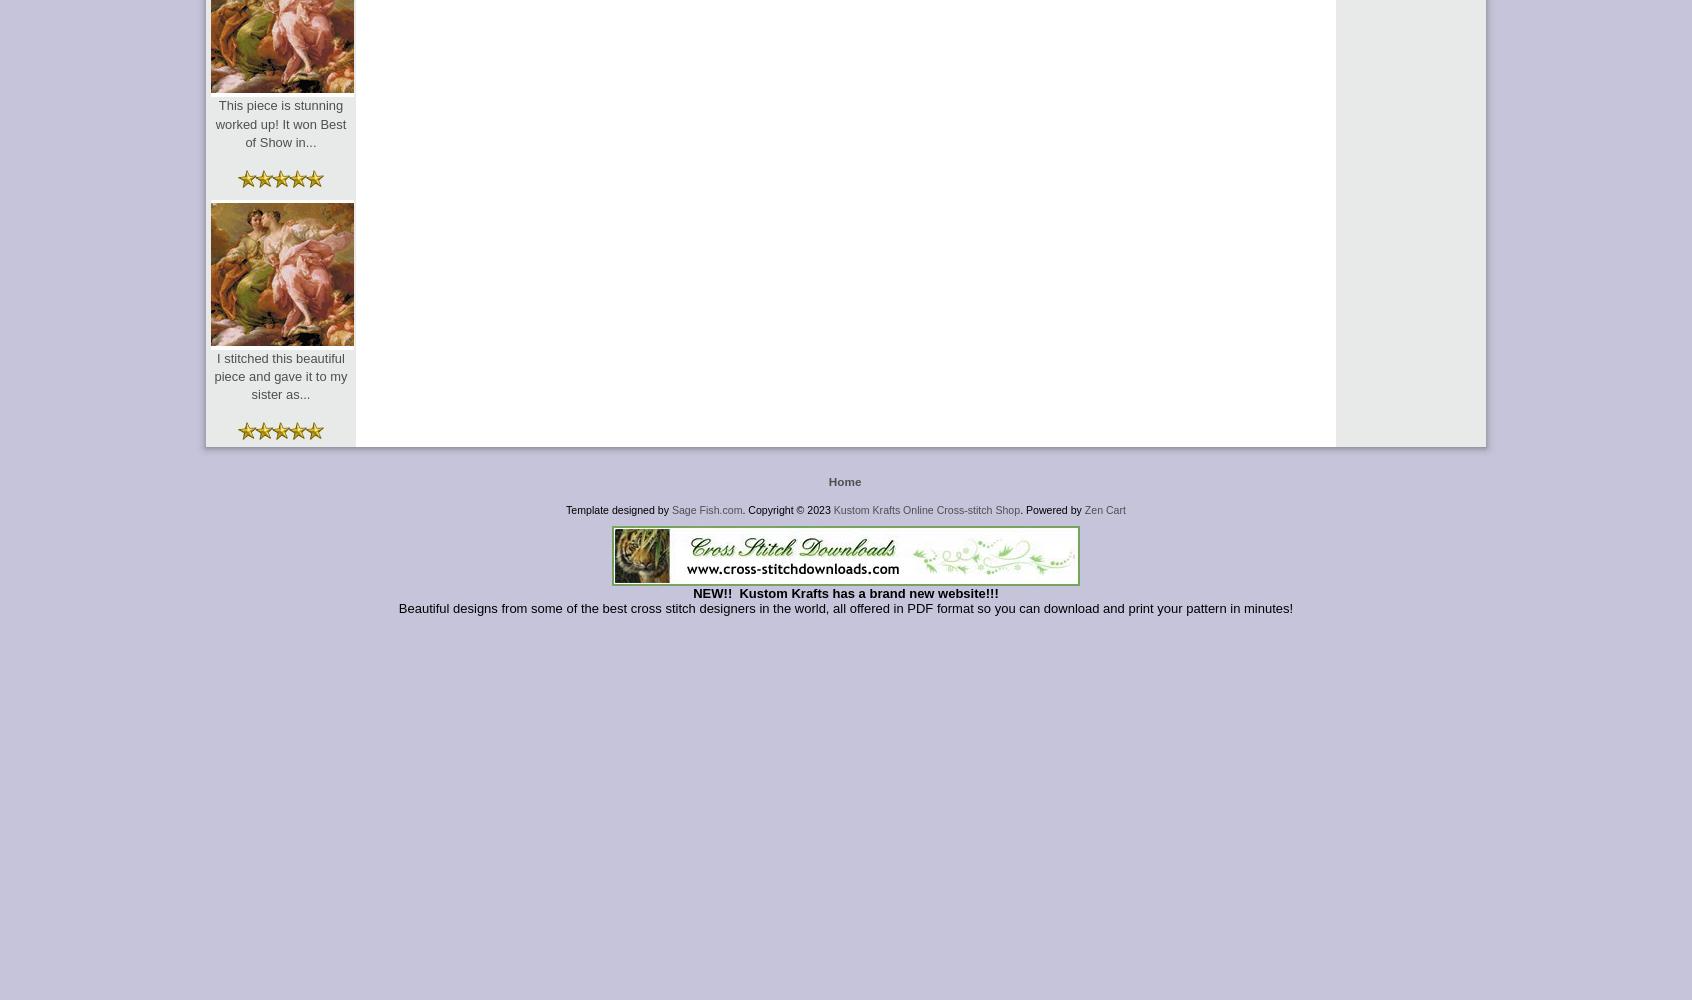  Describe the element at coordinates (787, 509) in the screenshot. I see `'. Copyright © 2023'` at that location.